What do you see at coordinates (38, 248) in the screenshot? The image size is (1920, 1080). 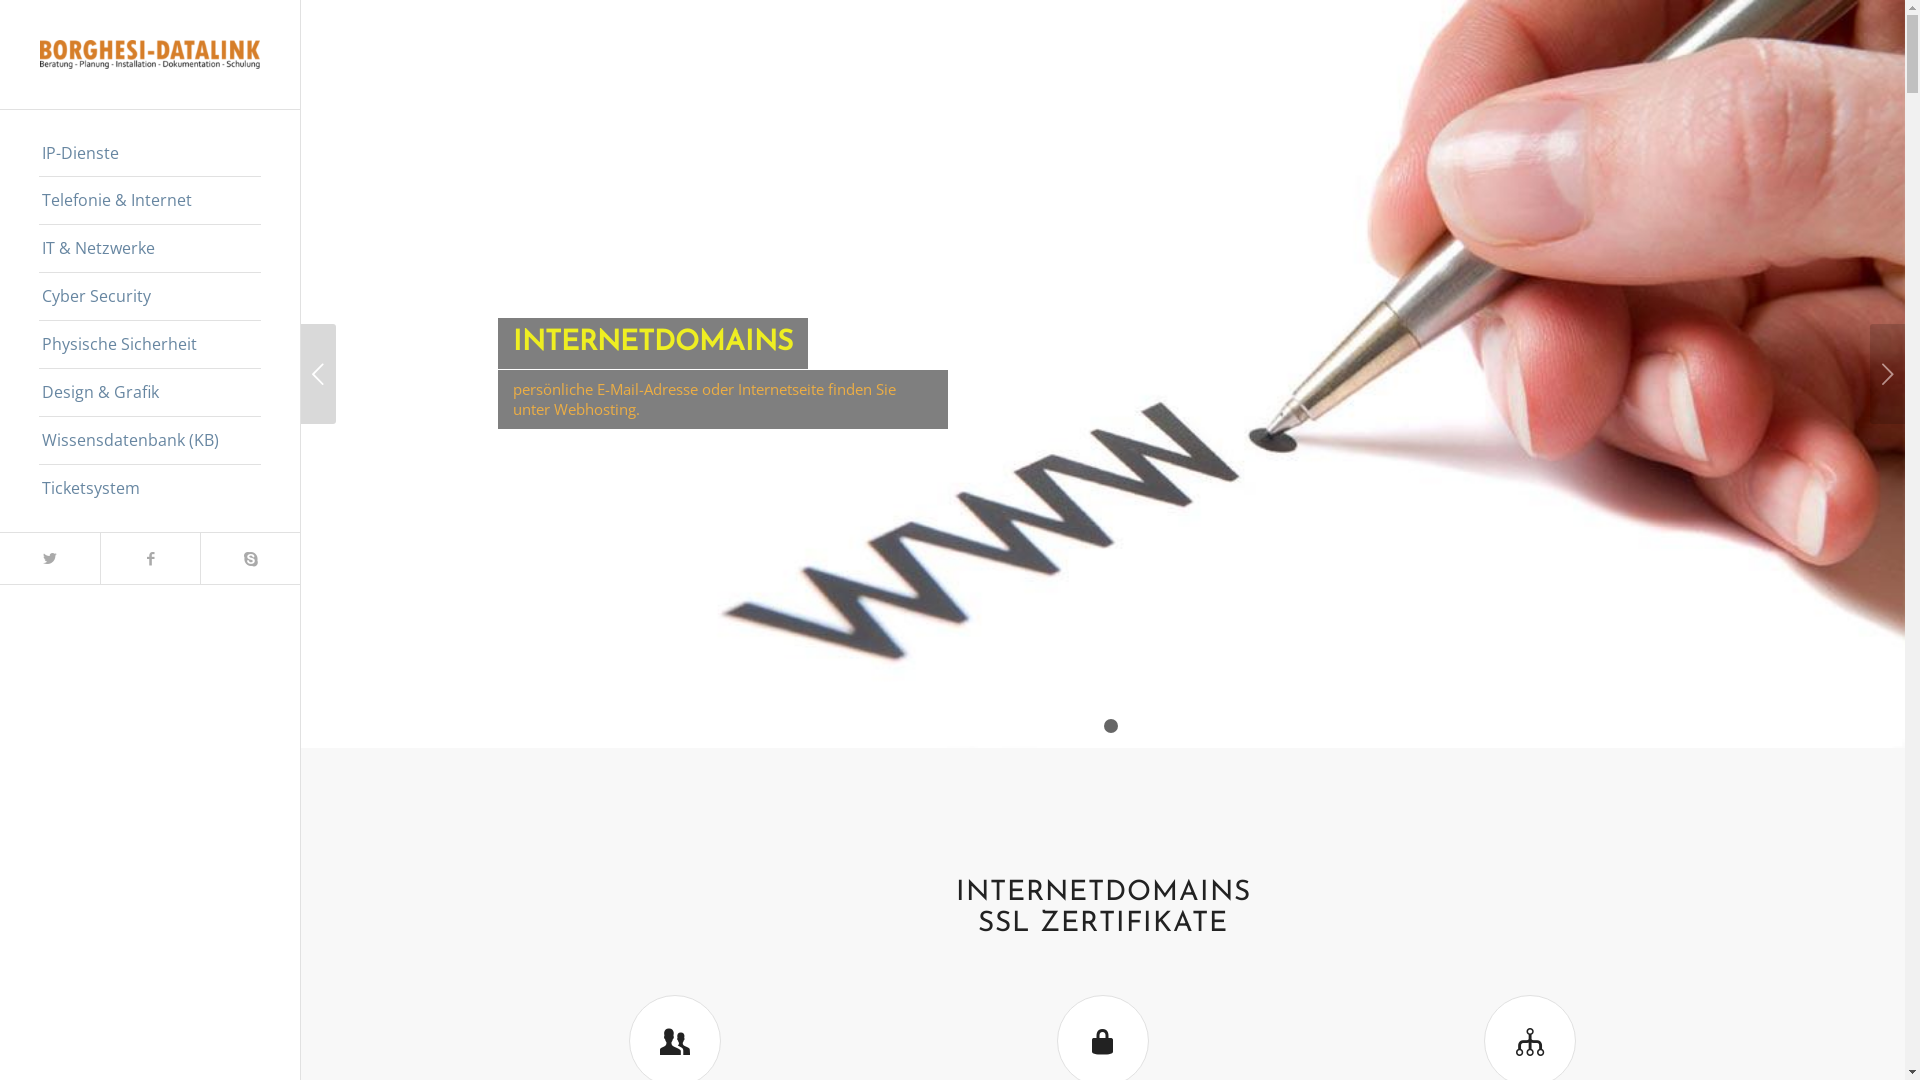 I see `'IT & Netzwerke'` at bounding box center [38, 248].